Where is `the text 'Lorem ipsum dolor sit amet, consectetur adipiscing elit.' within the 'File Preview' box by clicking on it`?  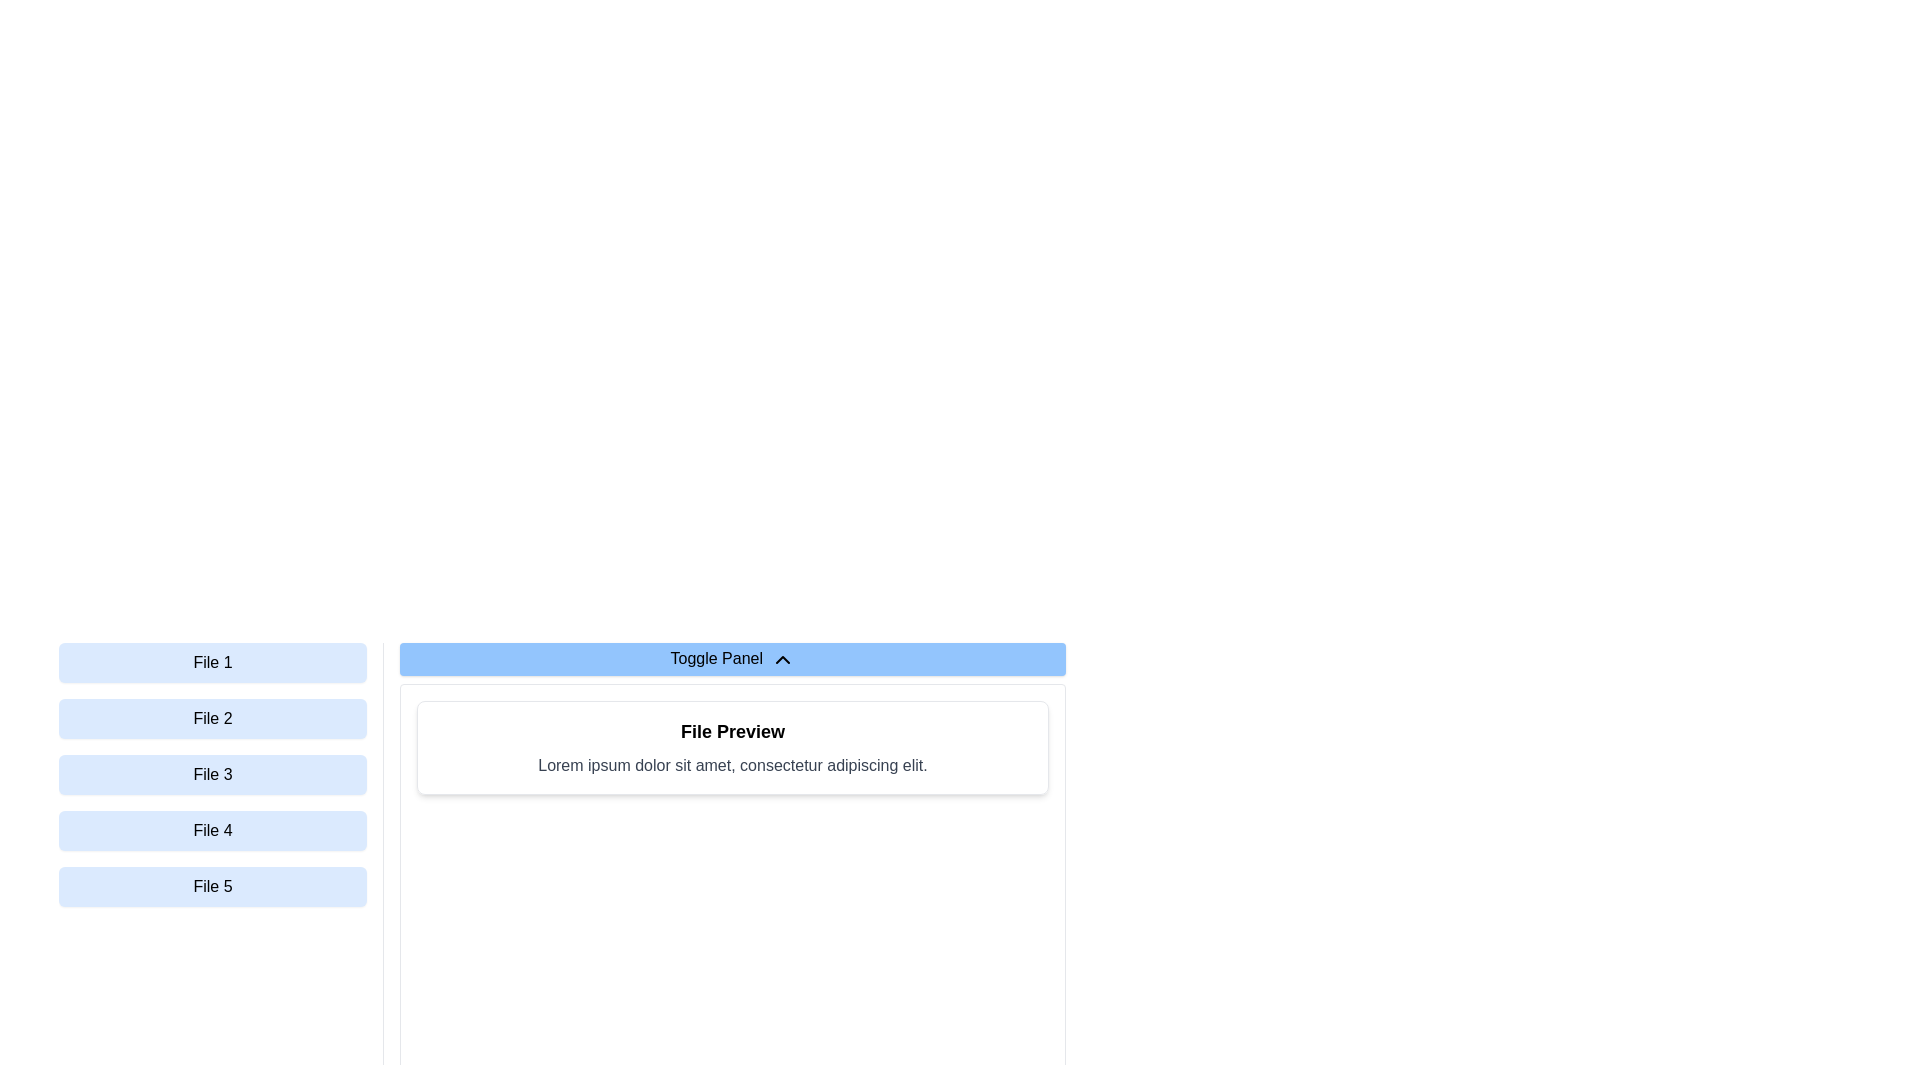 the text 'Lorem ipsum dolor sit amet, consectetur adipiscing elit.' within the 'File Preview' box by clicking on it is located at coordinates (732, 764).